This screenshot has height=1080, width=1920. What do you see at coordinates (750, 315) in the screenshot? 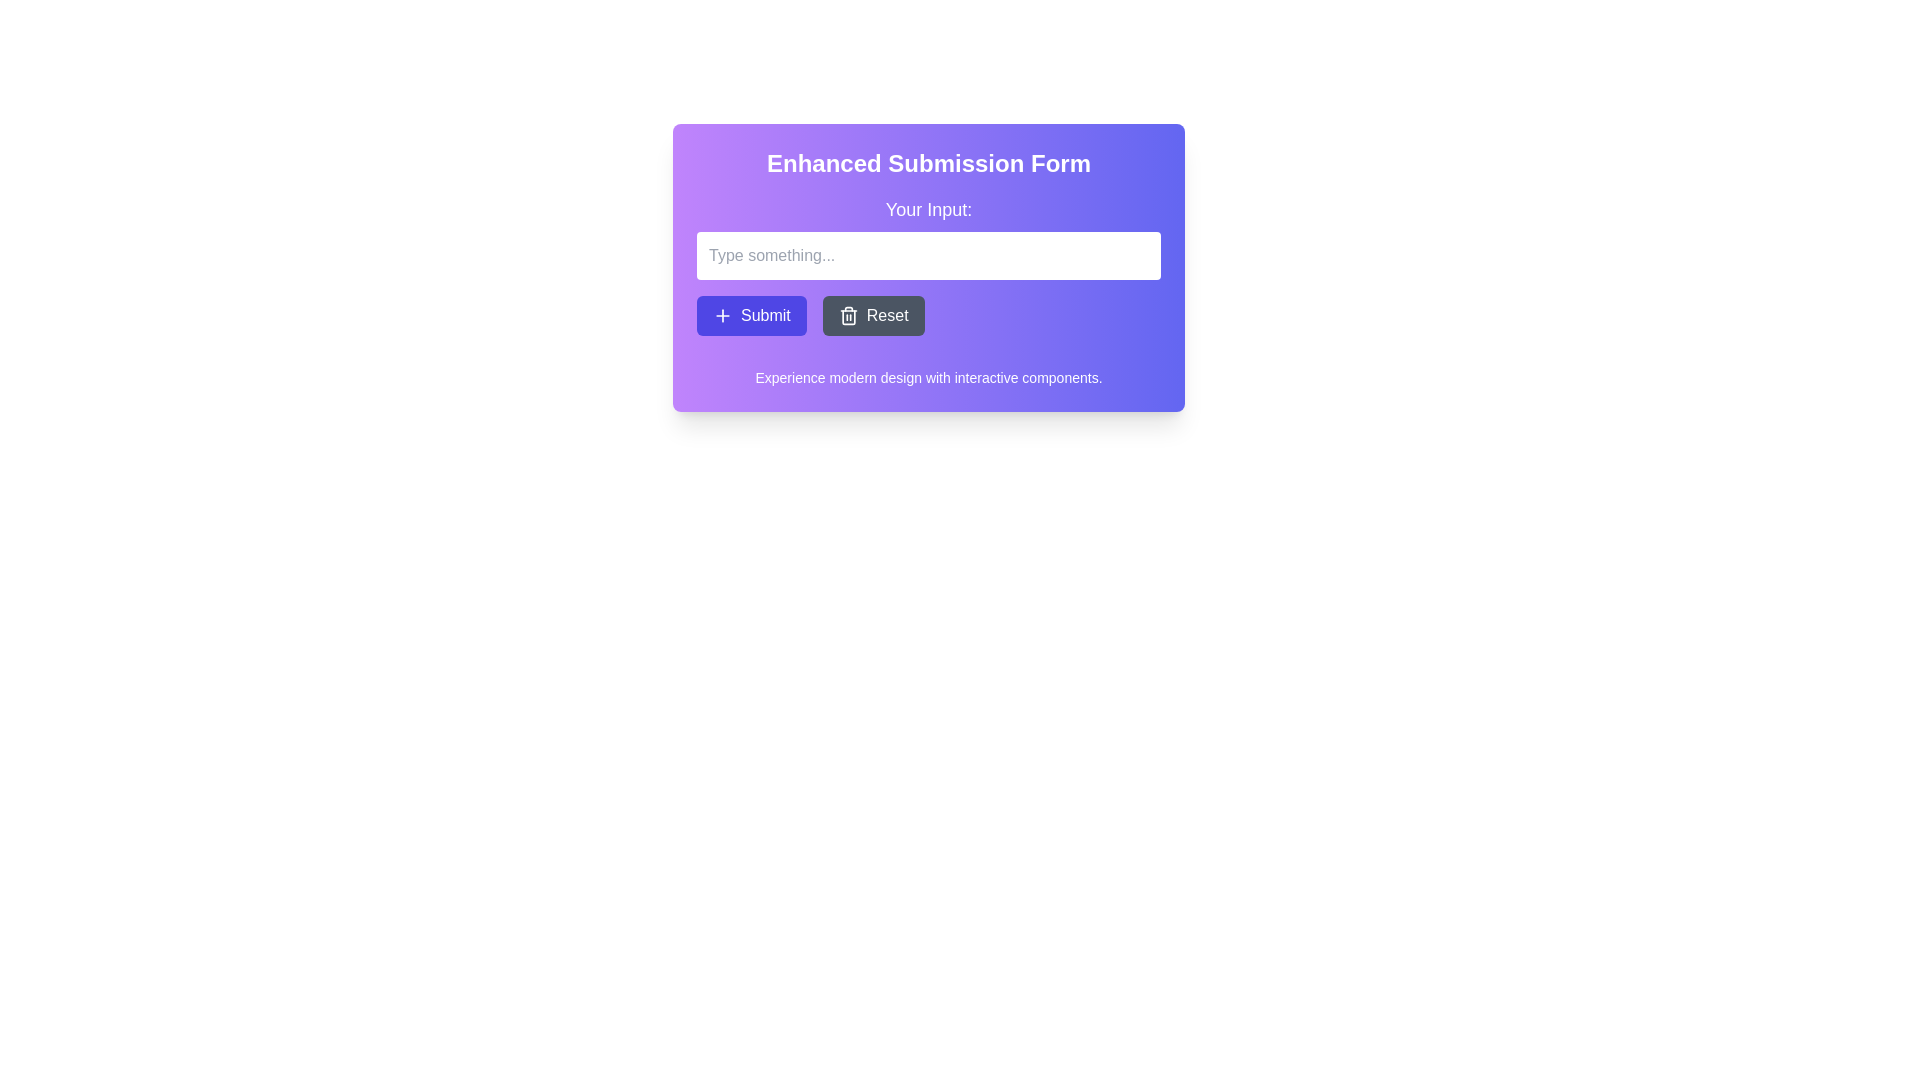
I see `the indigo 'Submit' button with a plus symbol to observe the color change effect` at bounding box center [750, 315].